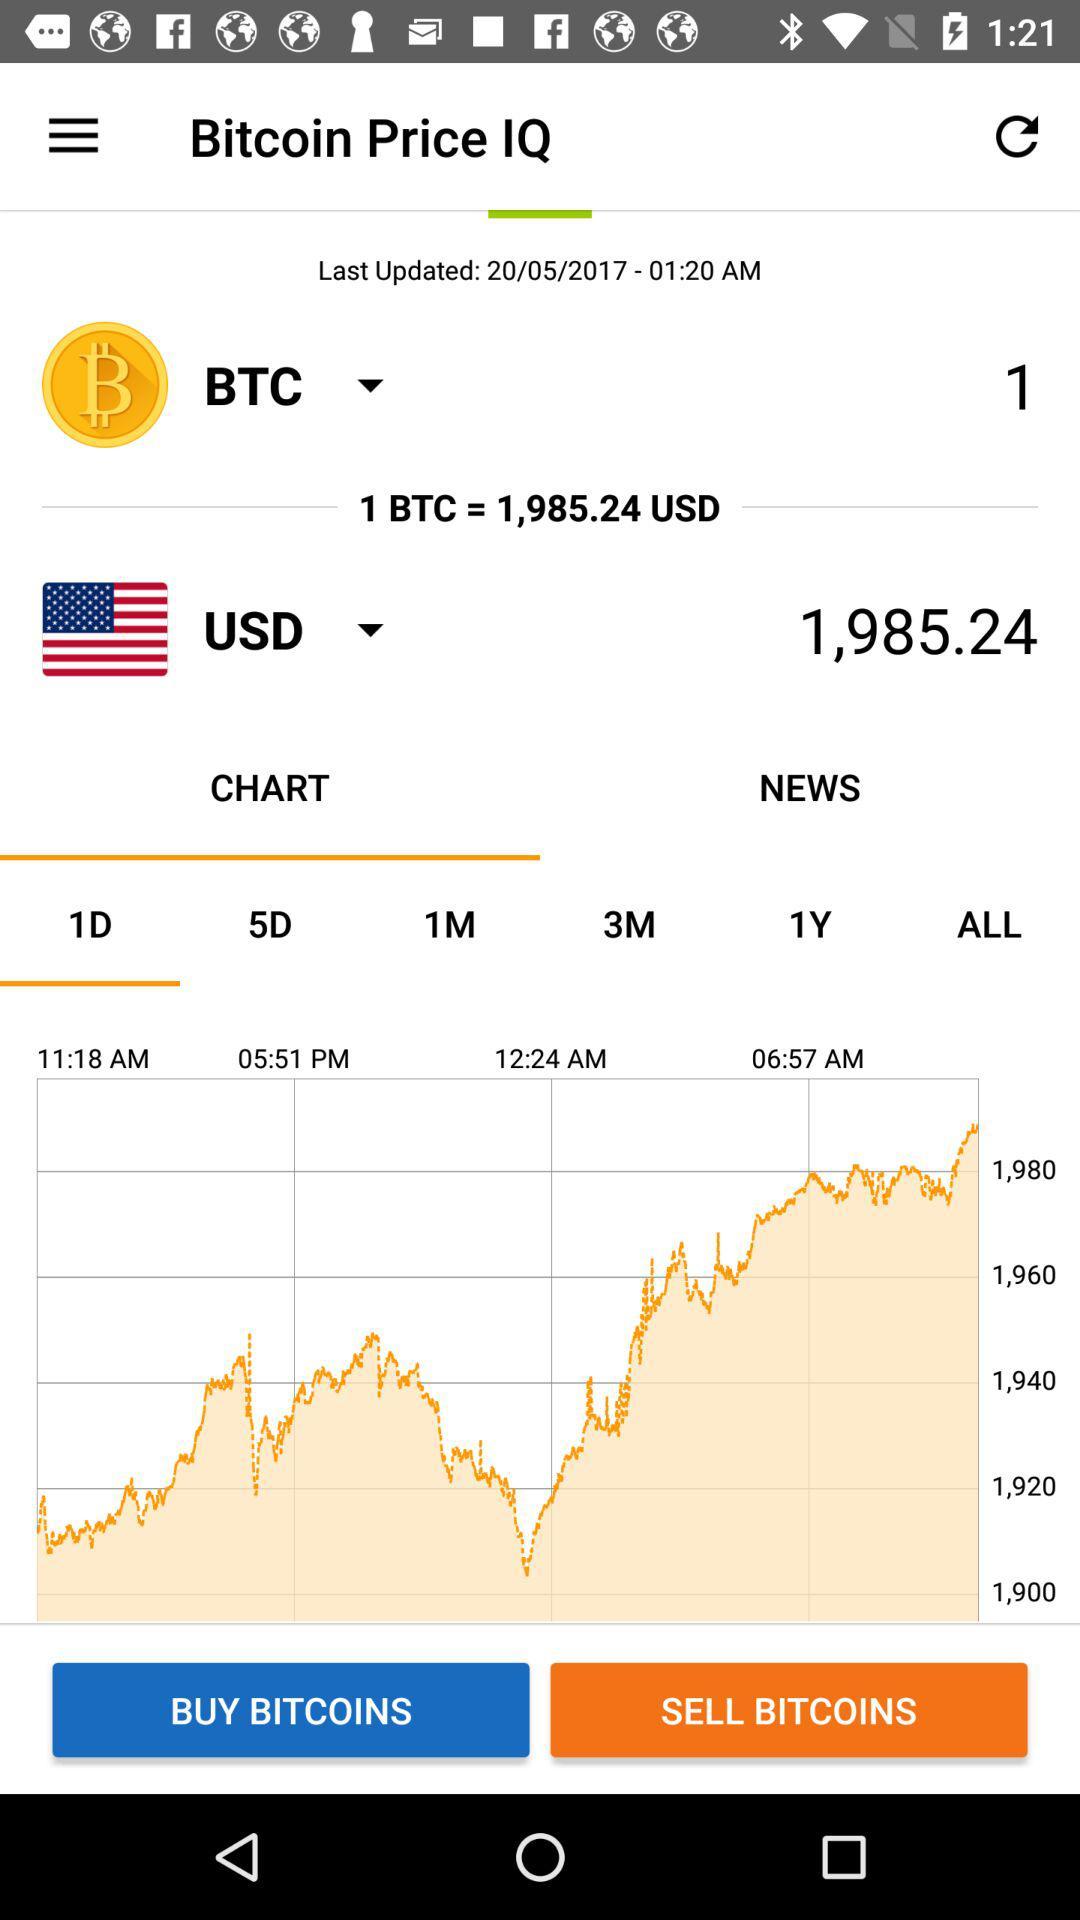 The width and height of the screenshot is (1080, 1920). What do you see at coordinates (290, 1708) in the screenshot?
I see `the icon to the left of the sell bitcoins icon` at bounding box center [290, 1708].